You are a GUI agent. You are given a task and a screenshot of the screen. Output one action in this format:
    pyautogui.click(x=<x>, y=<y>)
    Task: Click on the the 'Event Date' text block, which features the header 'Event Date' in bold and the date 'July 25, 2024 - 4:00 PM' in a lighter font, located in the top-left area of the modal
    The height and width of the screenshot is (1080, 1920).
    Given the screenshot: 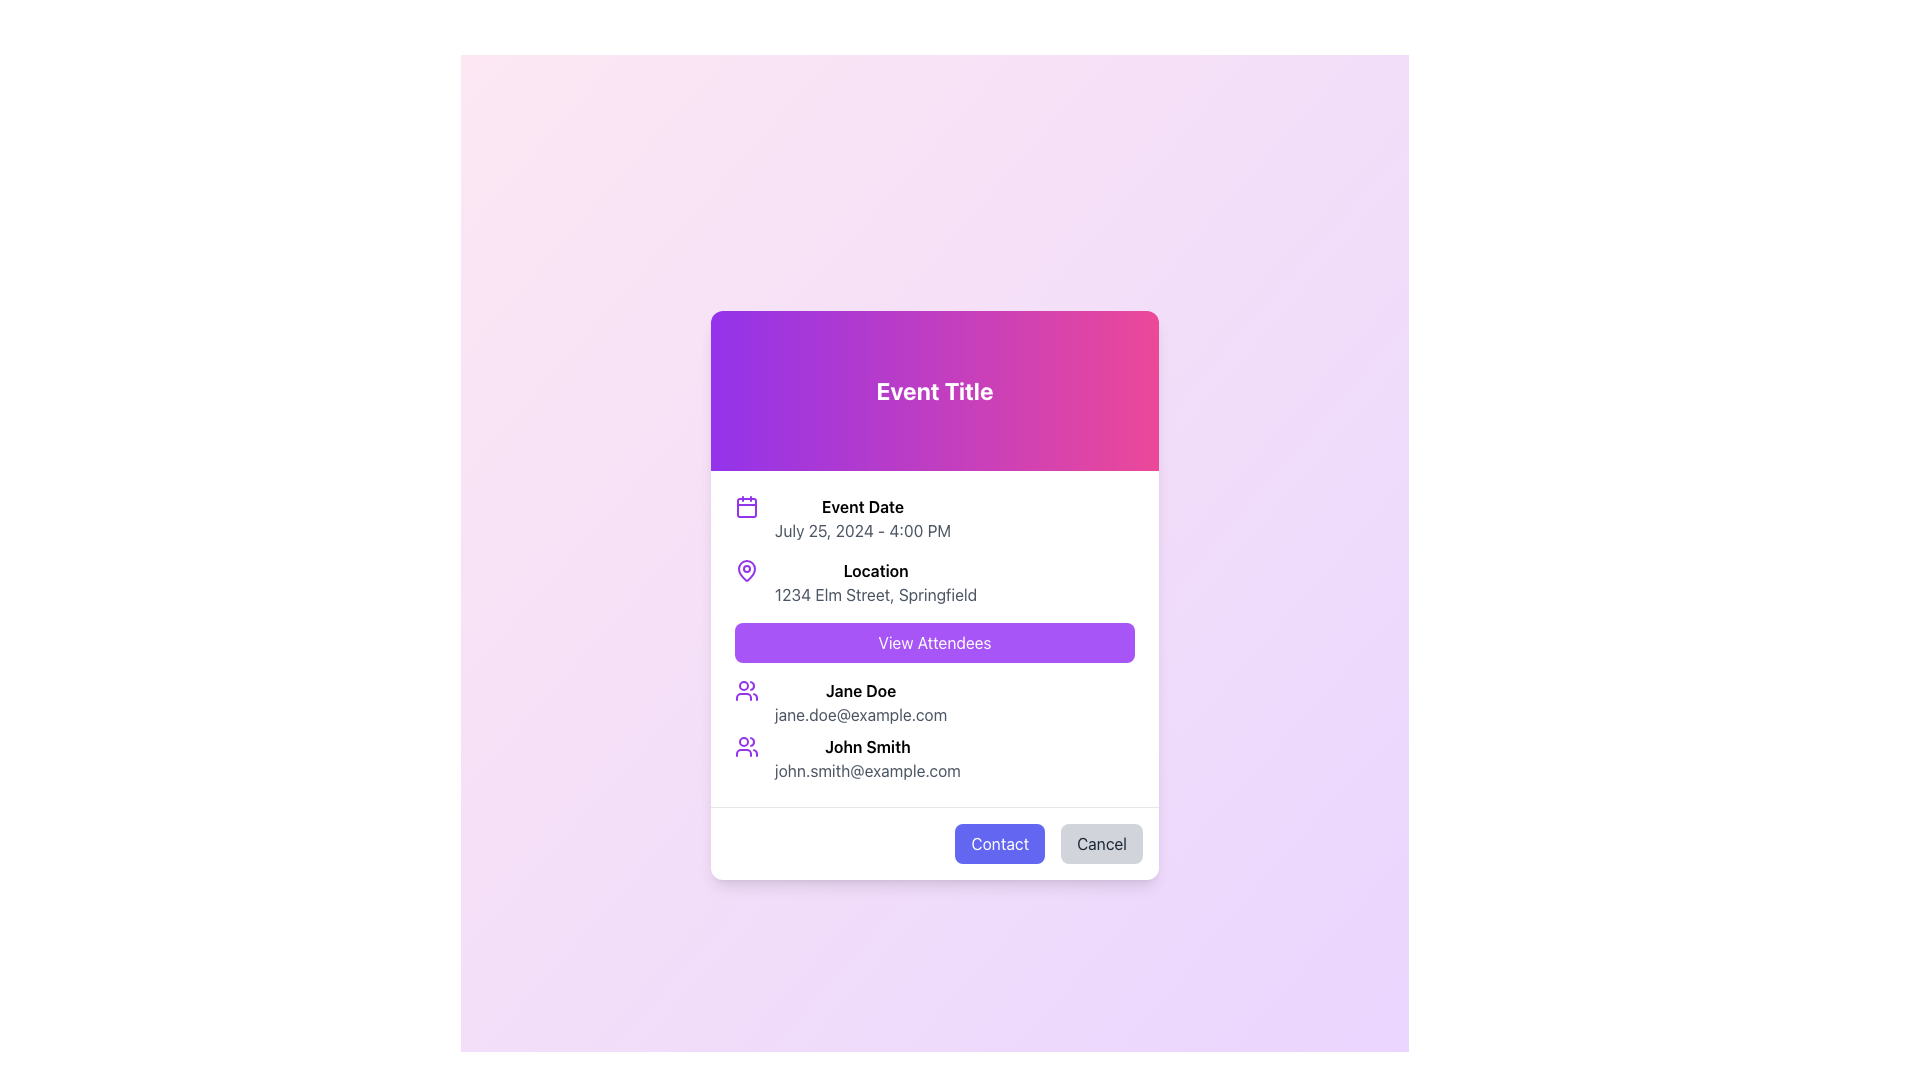 What is the action you would take?
    pyautogui.click(x=863, y=517)
    